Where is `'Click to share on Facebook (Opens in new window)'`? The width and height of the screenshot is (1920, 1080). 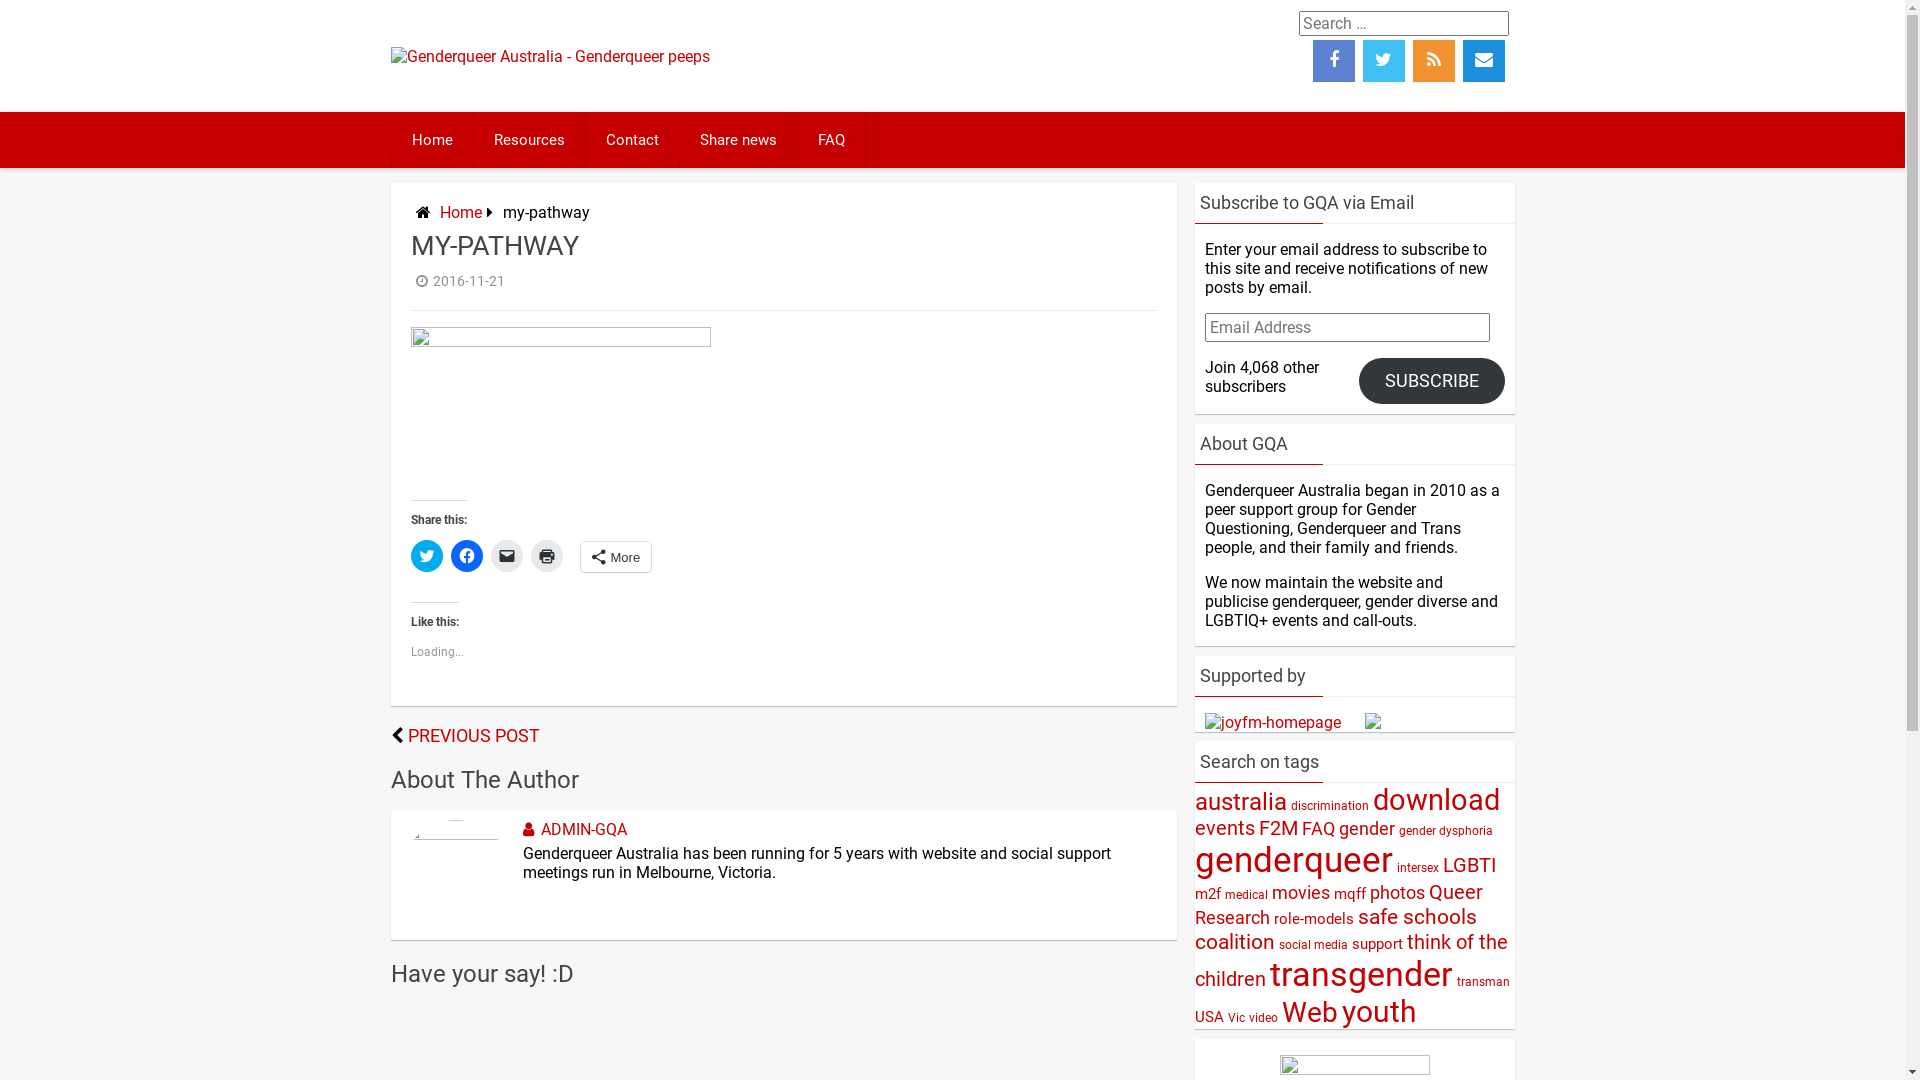 'Click to share on Facebook (Opens in new window)' is located at coordinates (464, 555).